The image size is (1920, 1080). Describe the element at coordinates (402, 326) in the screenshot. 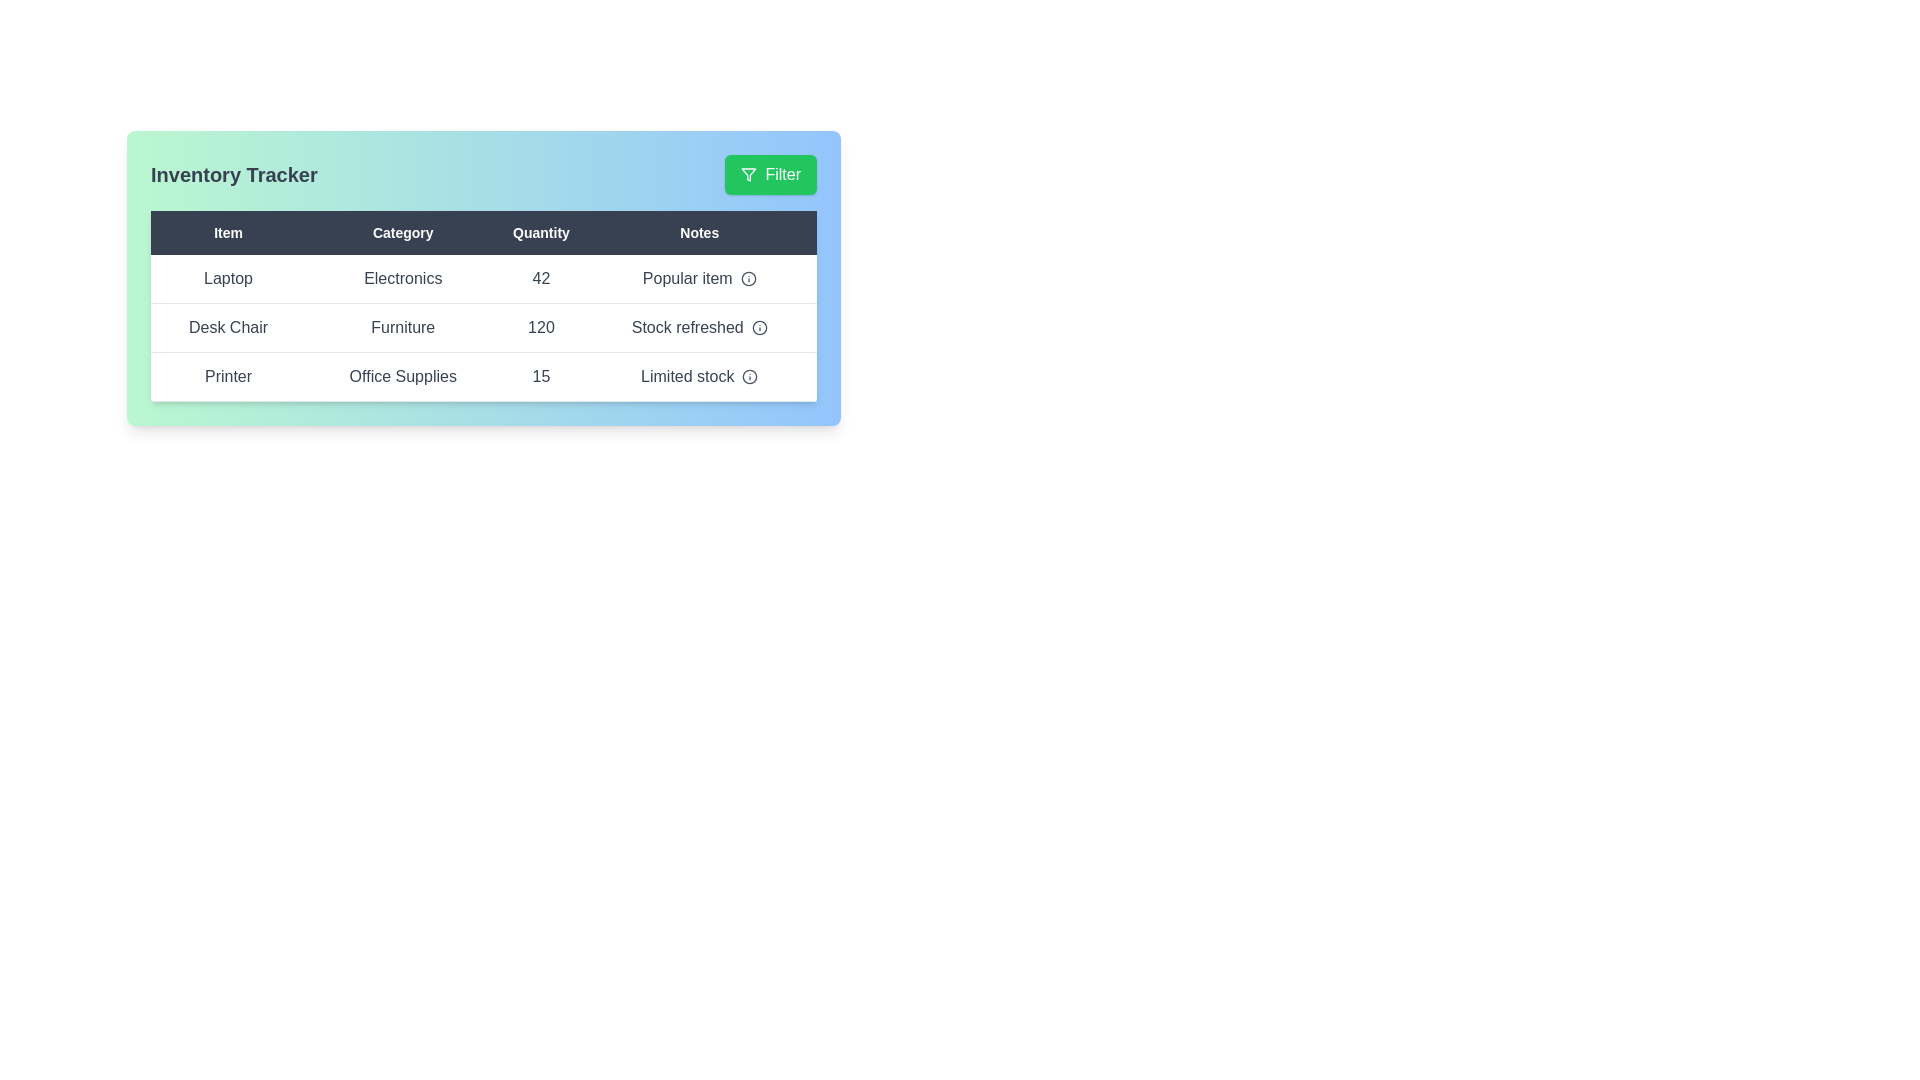

I see `the cell containing Furniture to select its text` at that location.